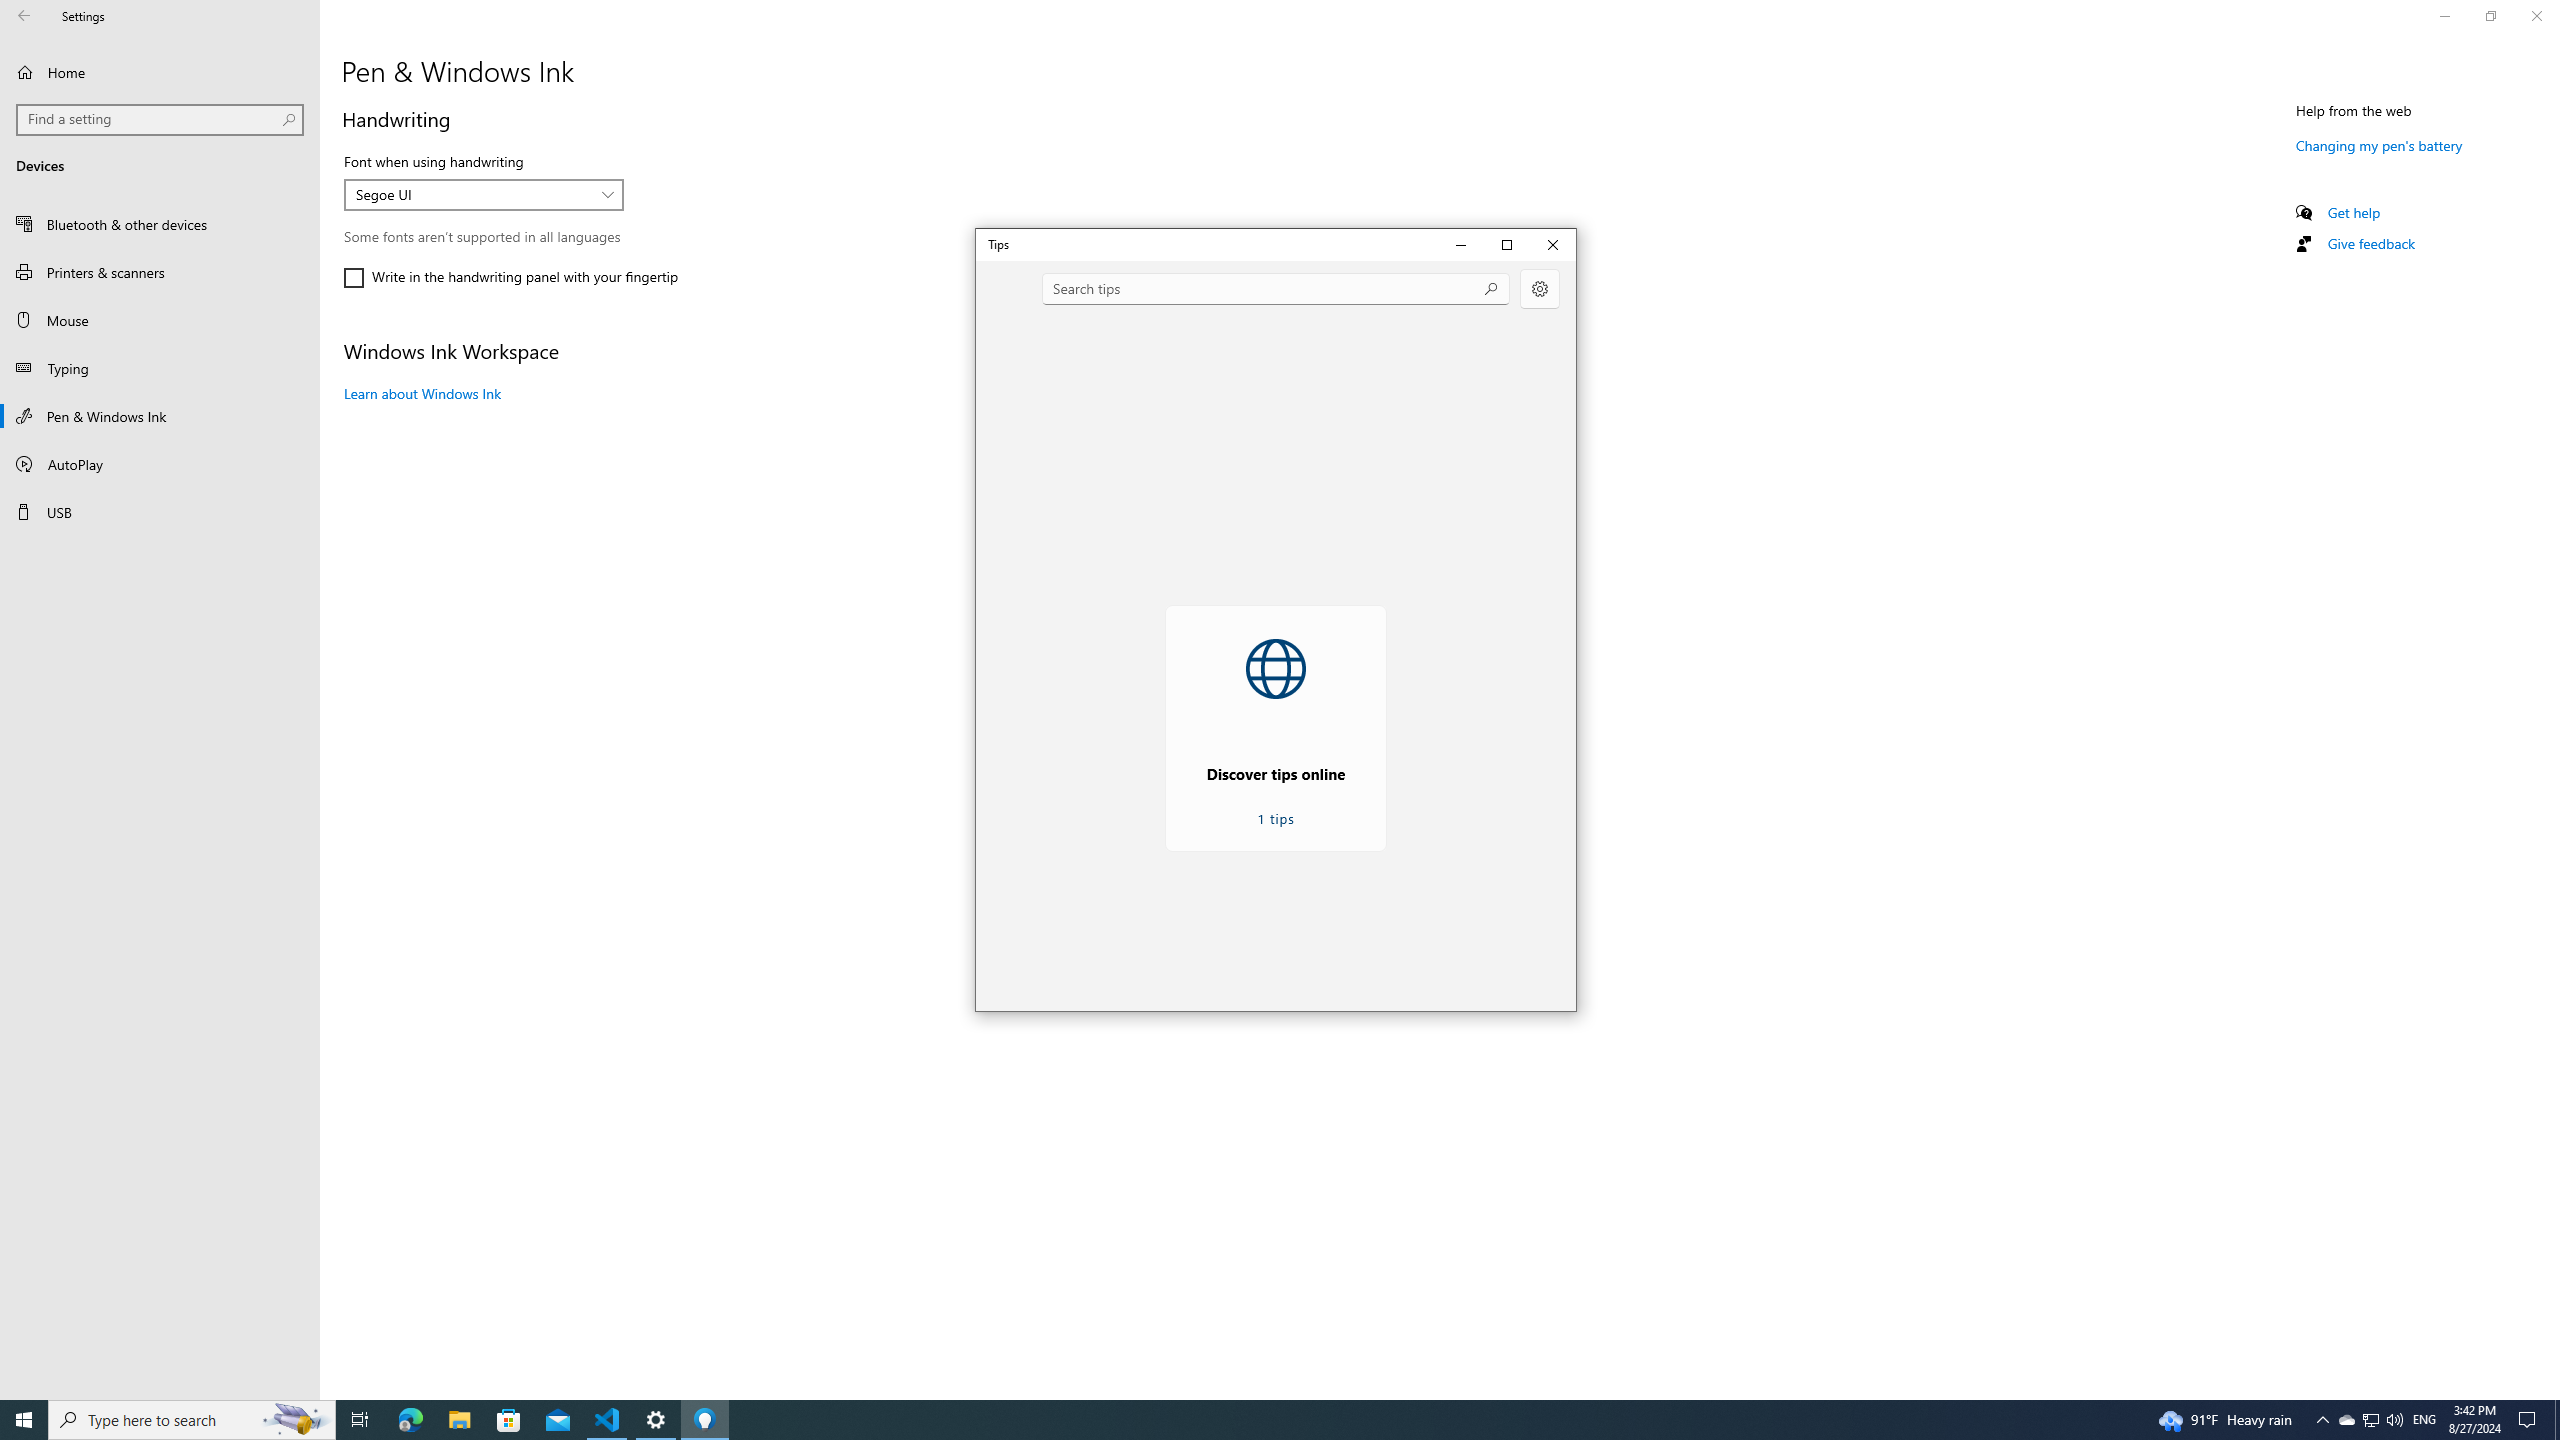 The width and height of the screenshot is (2560, 1440). I want to click on 'Tray Input Indicator - English (United States)', so click(2424, 1418).